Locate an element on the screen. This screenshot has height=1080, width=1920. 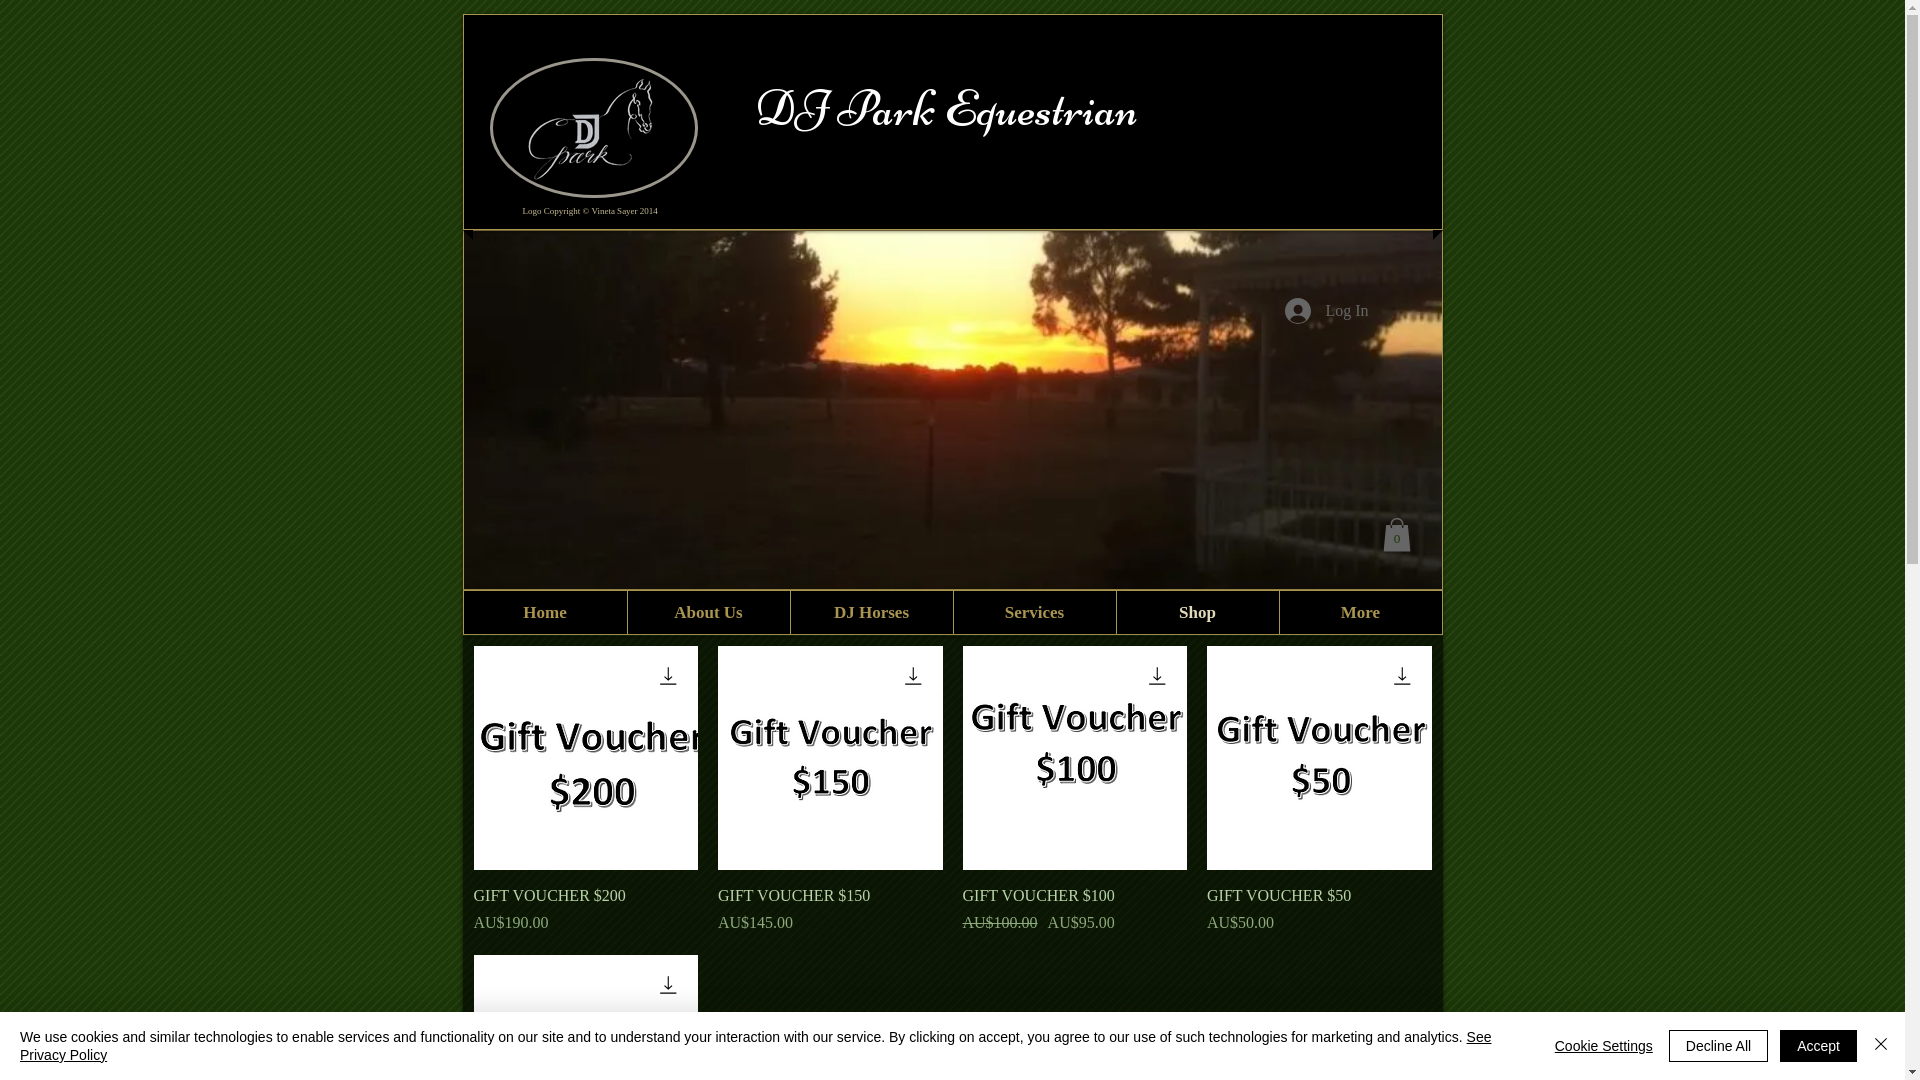
'Services' is located at coordinates (950, 611).